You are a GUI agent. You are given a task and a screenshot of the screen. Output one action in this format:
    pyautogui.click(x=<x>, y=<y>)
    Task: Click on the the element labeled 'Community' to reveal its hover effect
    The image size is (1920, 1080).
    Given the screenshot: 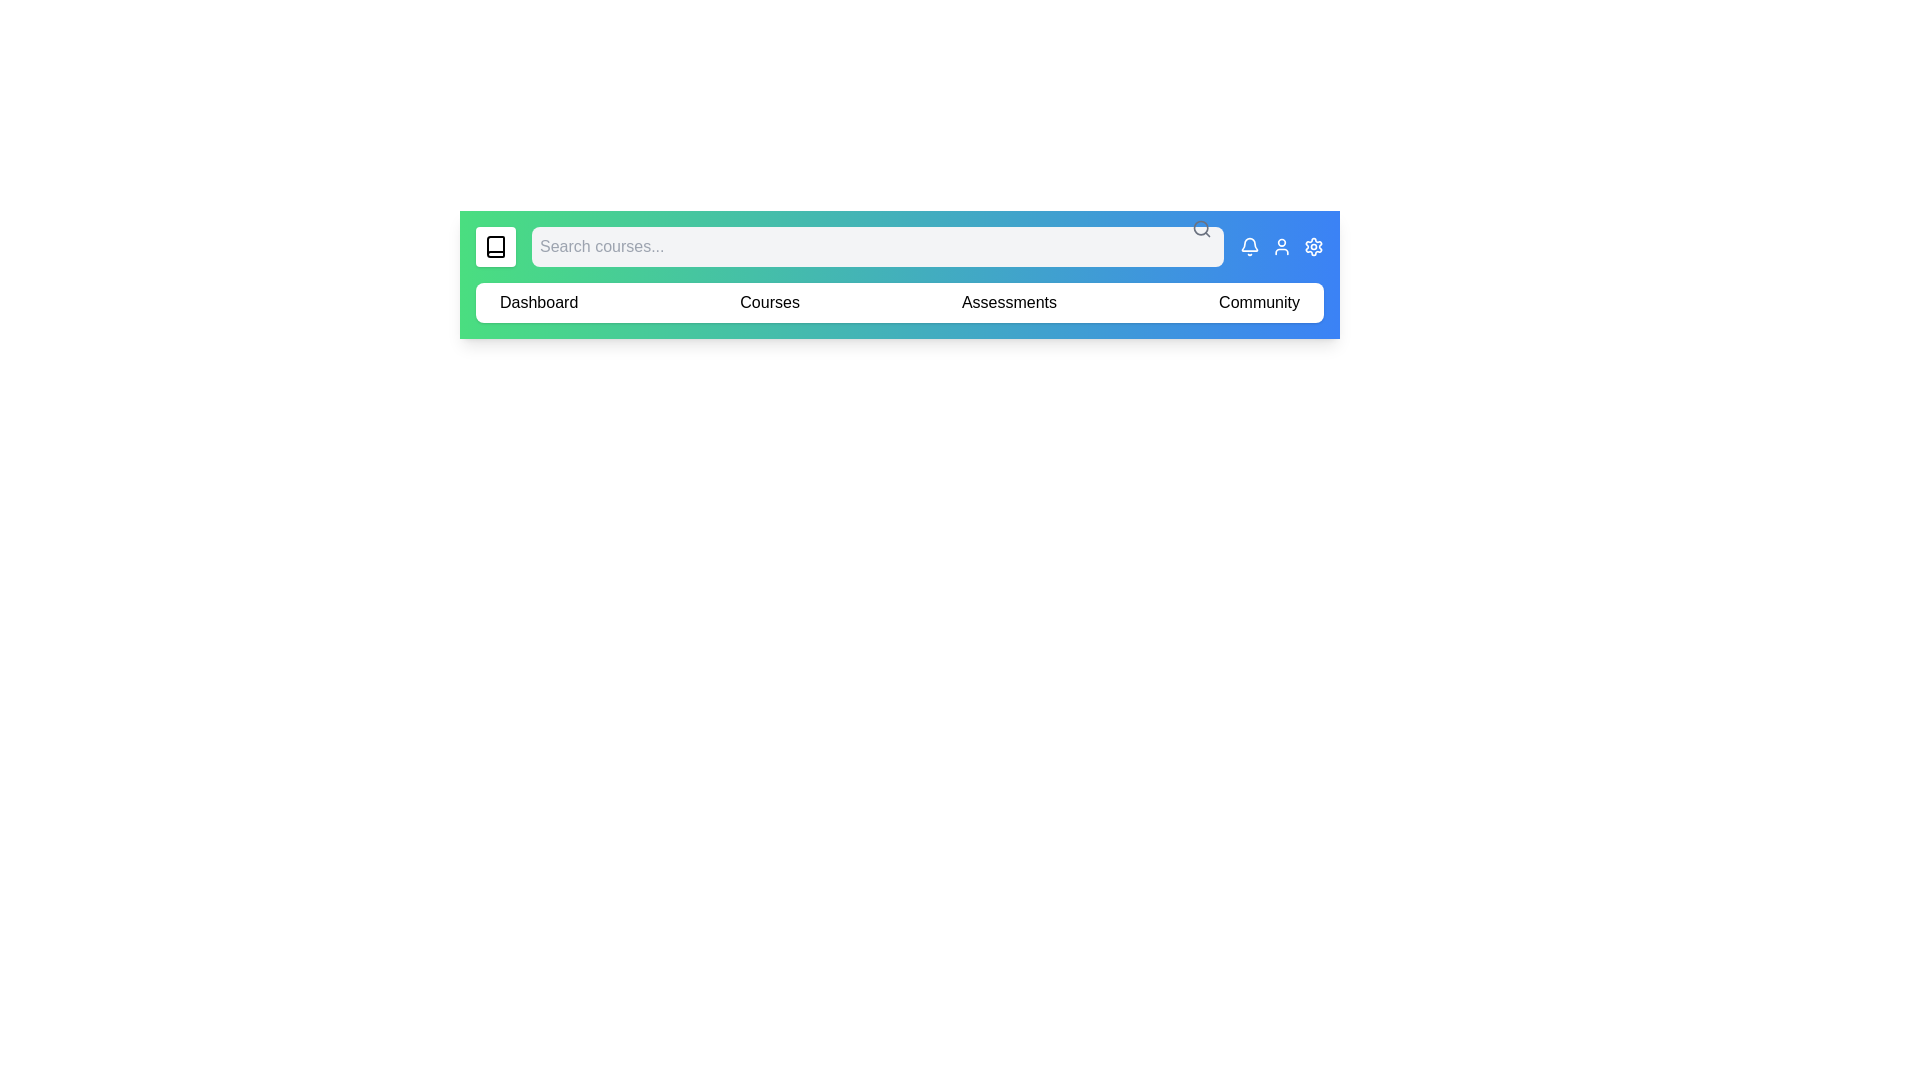 What is the action you would take?
    pyautogui.click(x=1257, y=303)
    